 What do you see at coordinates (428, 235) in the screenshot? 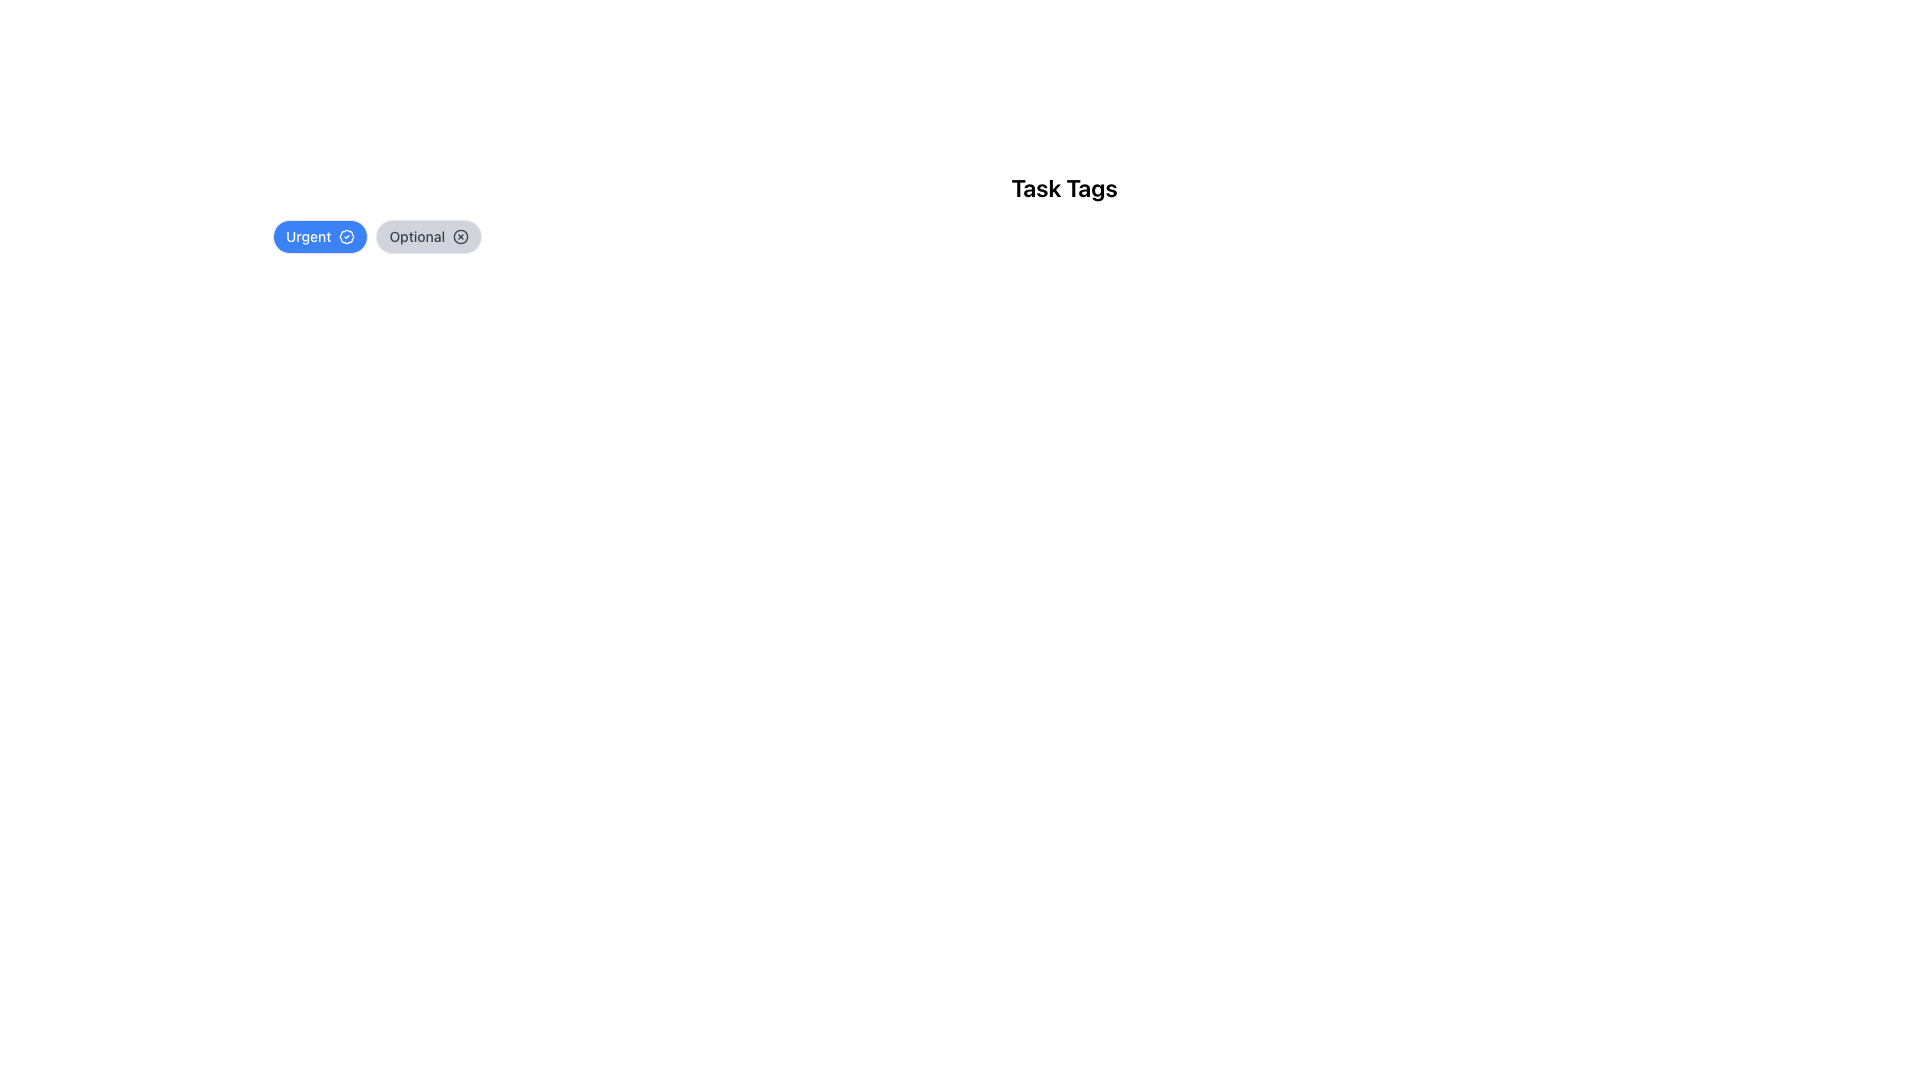
I see `the 'Optional' button which is a pill-shaped button styled in light gray with the word 'Optional' in dark gray and a small circular icon containing an 'x'` at bounding box center [428, 235].